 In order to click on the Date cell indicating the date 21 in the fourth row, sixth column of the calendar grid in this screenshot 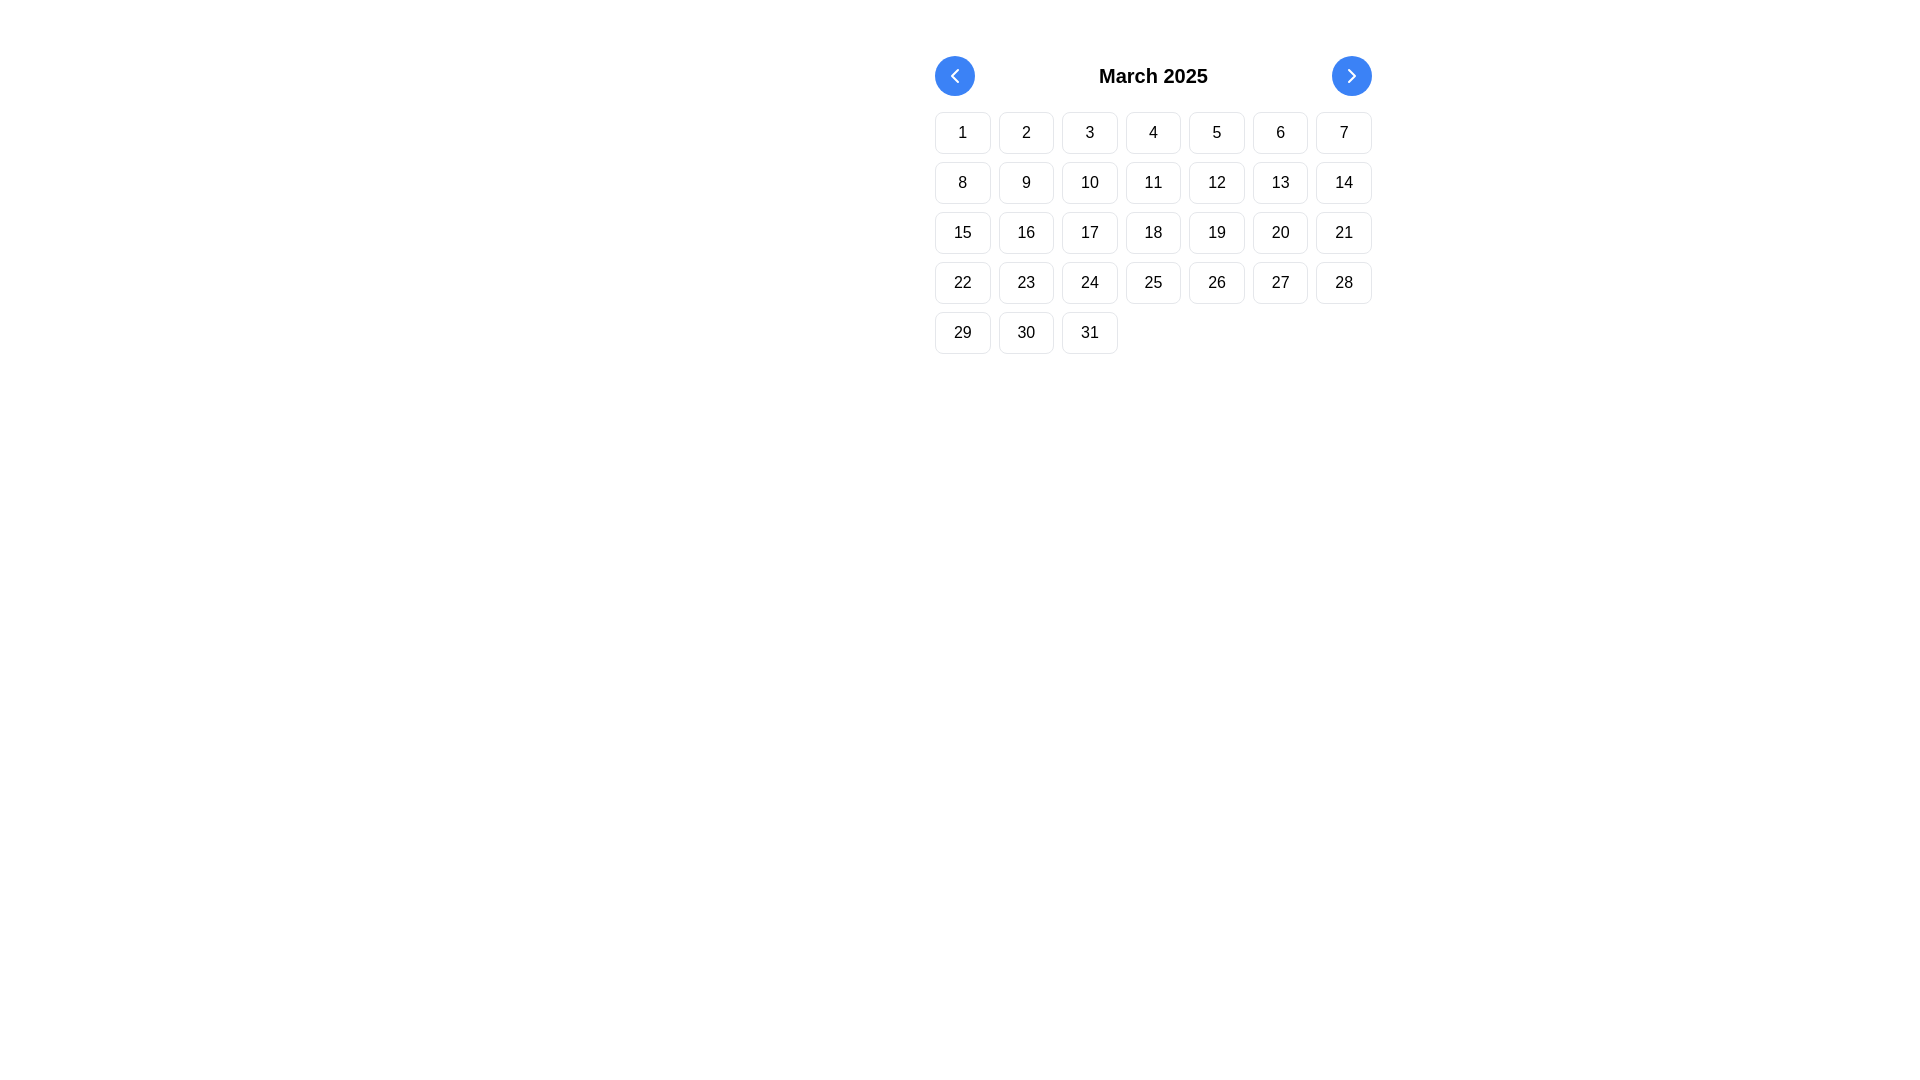, I will do `click(1344, 231)`.